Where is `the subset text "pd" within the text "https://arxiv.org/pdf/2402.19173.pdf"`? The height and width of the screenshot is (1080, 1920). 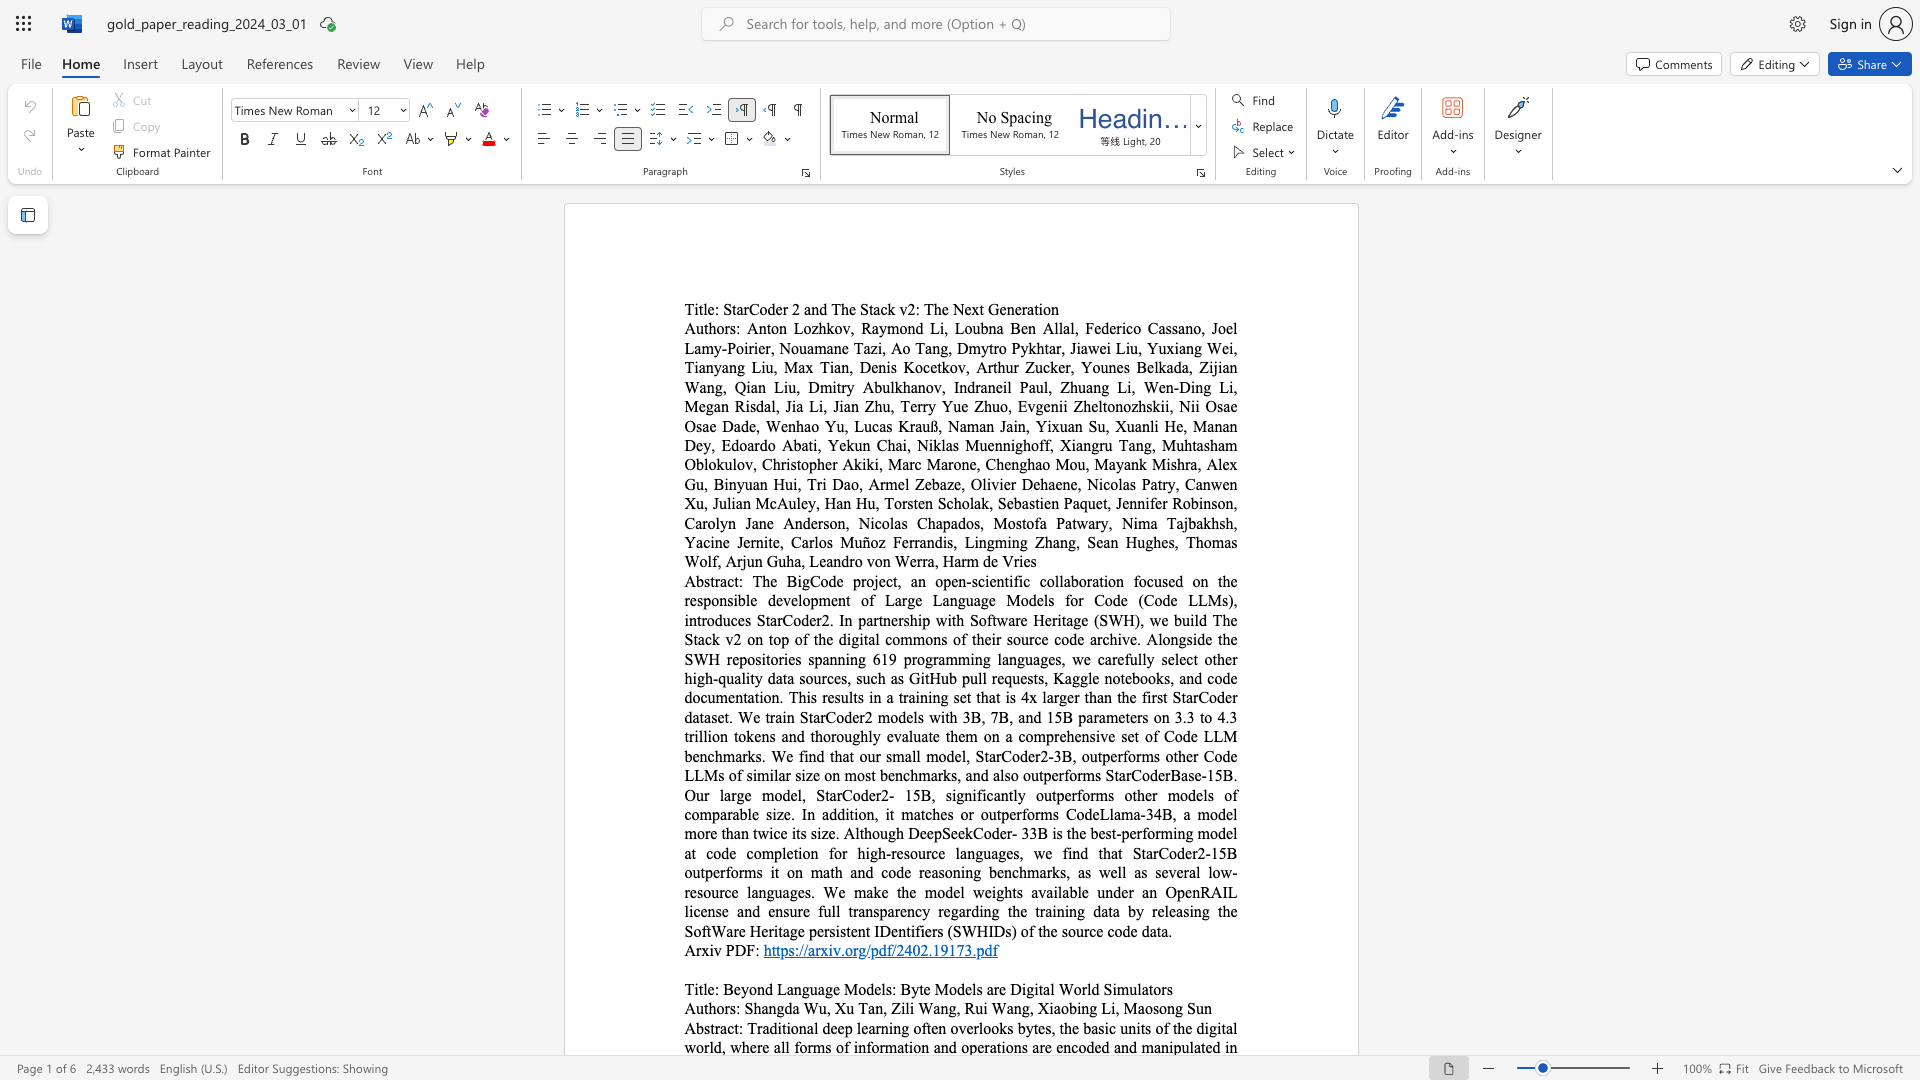 the subset text "pd" within the text "https://arxiv.org/pdf/2402.19173.pdf" is located at coordinates (976, 949).